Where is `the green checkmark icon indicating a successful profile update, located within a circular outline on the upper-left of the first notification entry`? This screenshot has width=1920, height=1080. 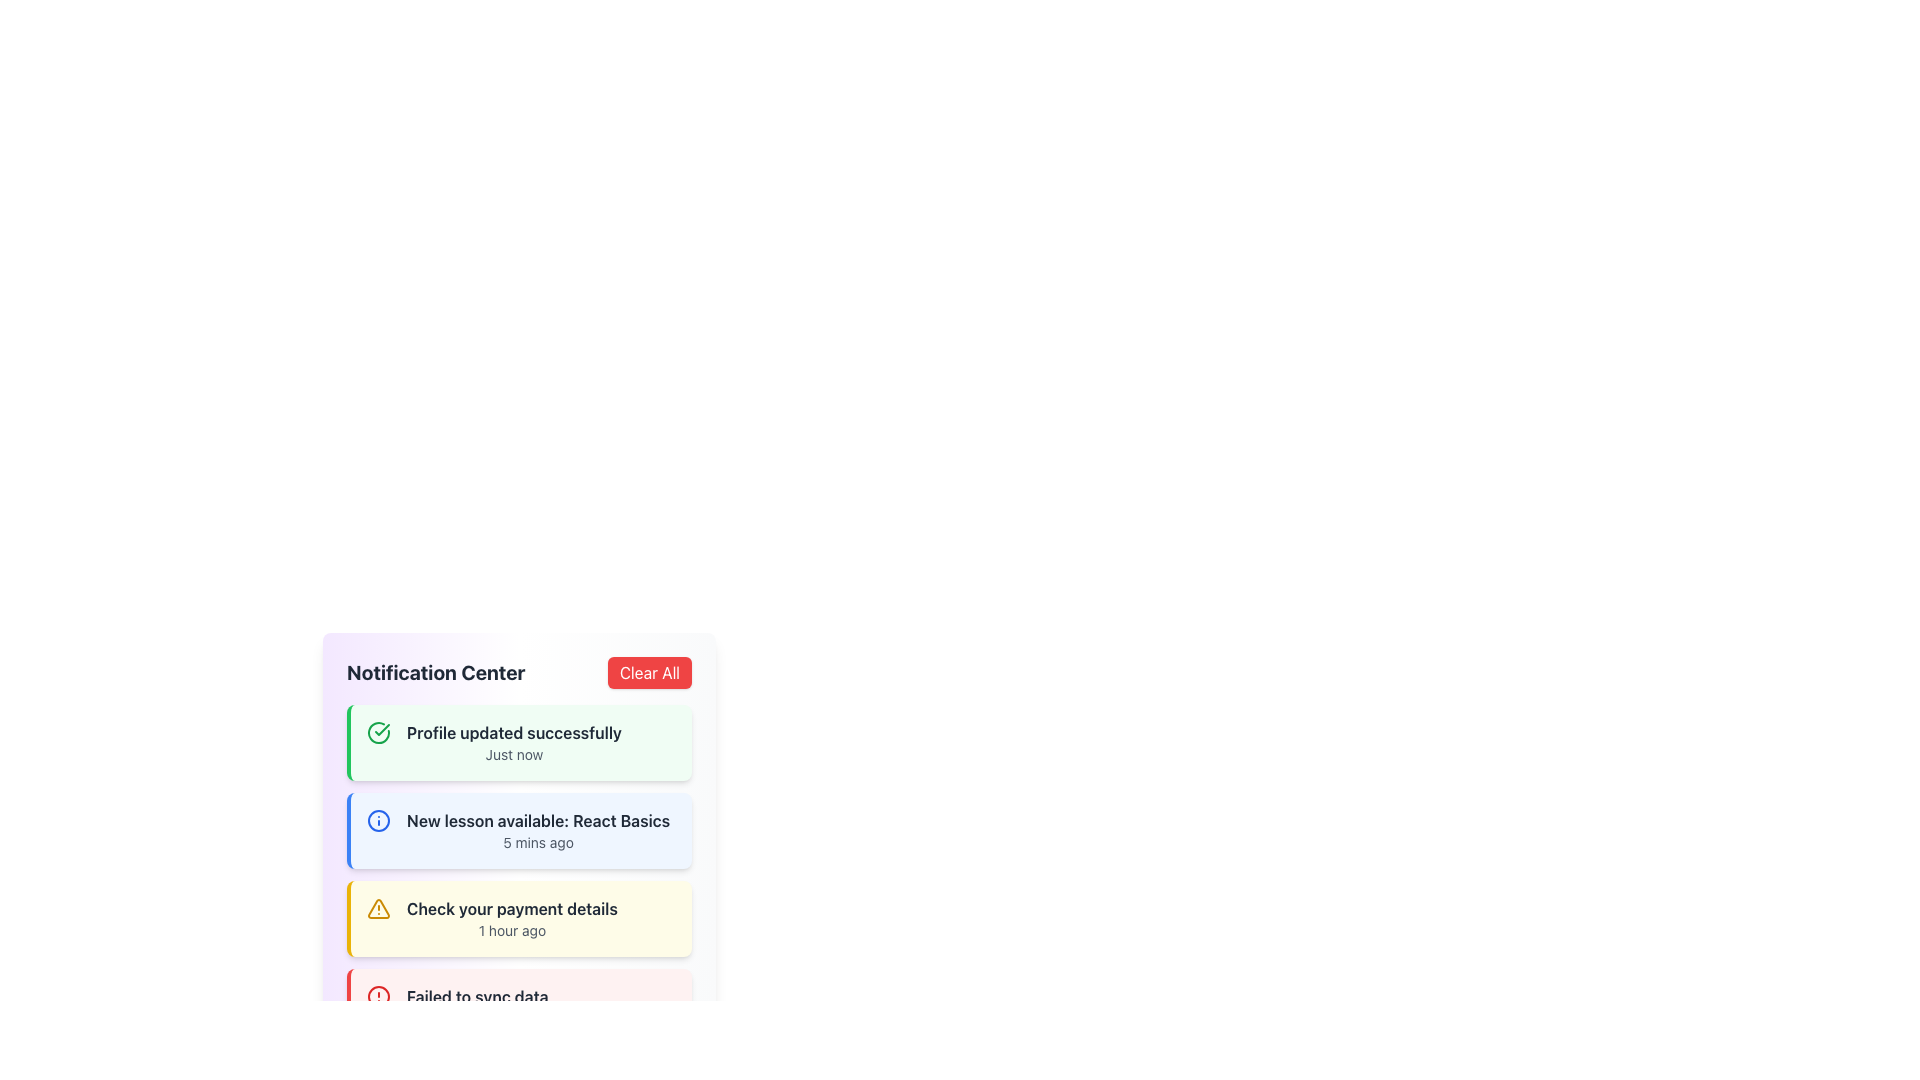 the green checkmark icon indicating a successful profile update, located within a circular outline on the upper-left of the first notification entry is located at coordinates (382, 729).